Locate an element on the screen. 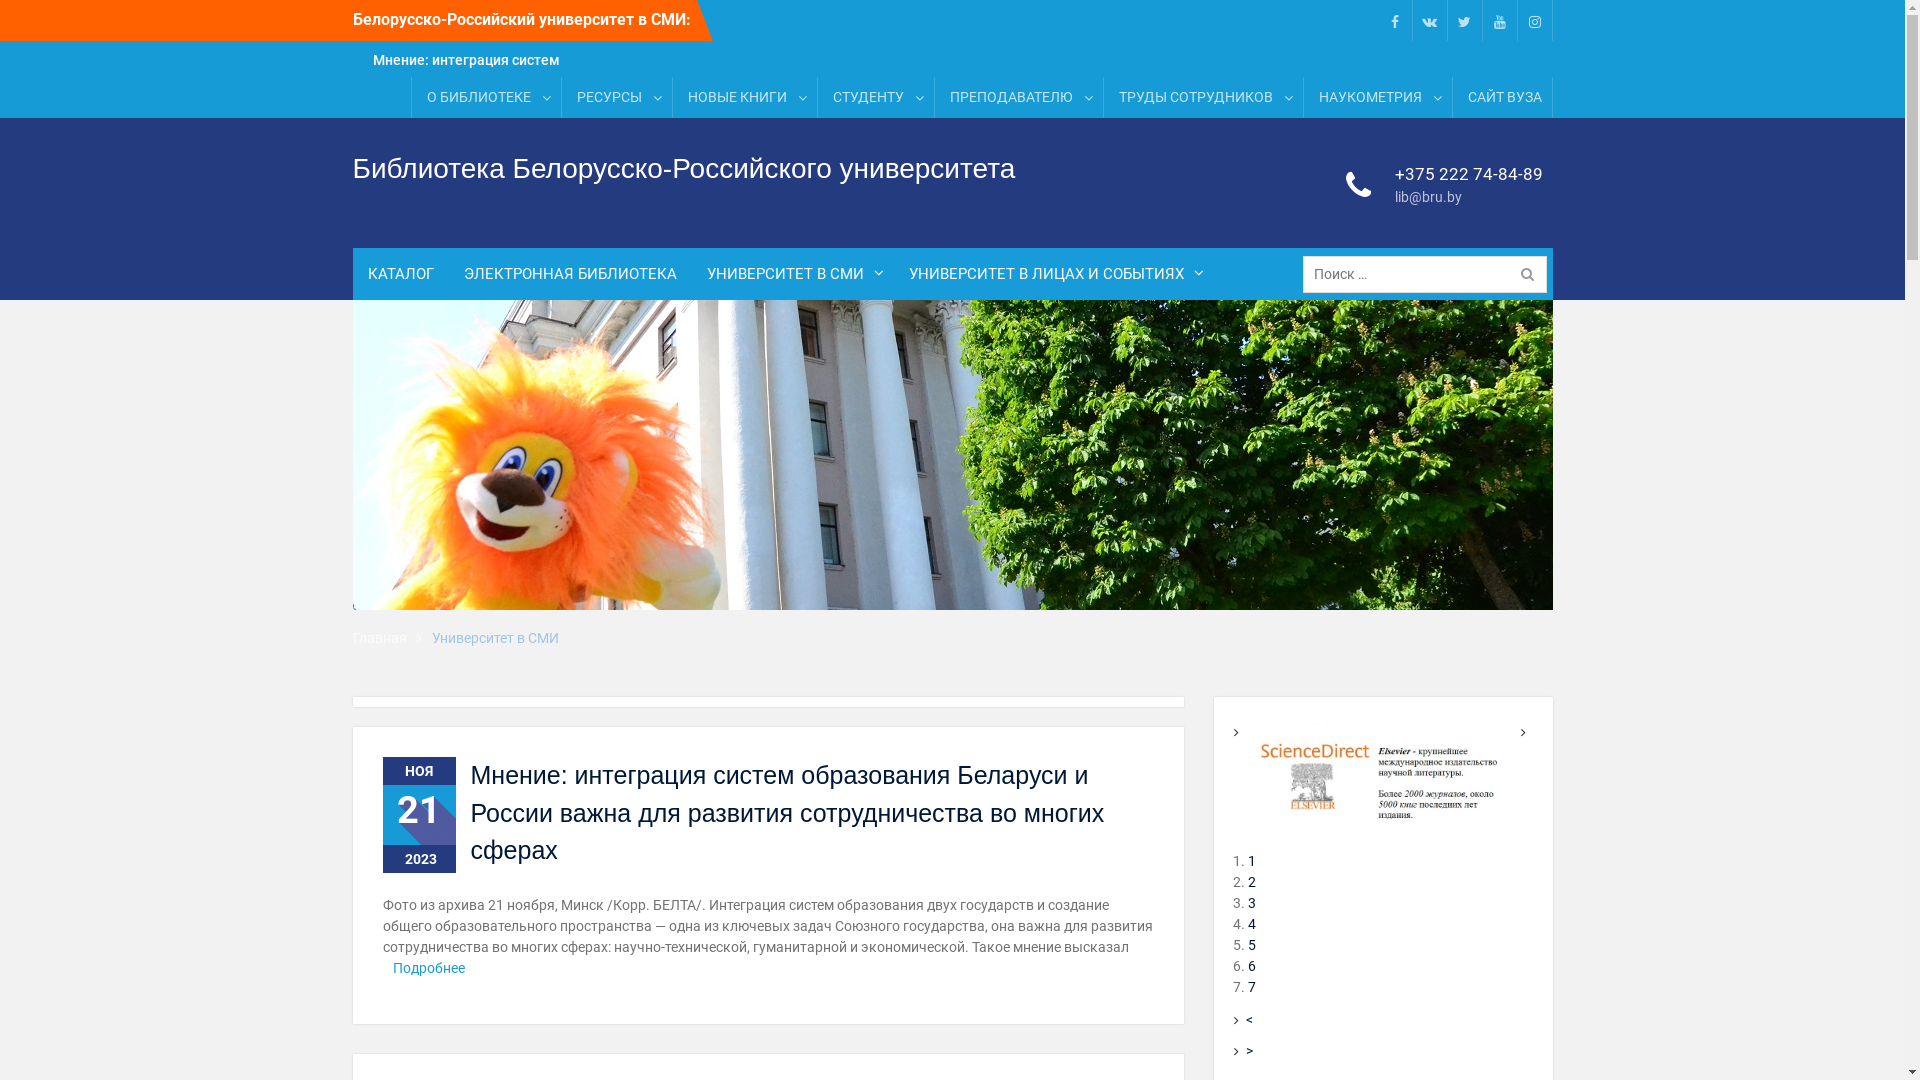  'twitter' is located at coordinates (1454, 20).